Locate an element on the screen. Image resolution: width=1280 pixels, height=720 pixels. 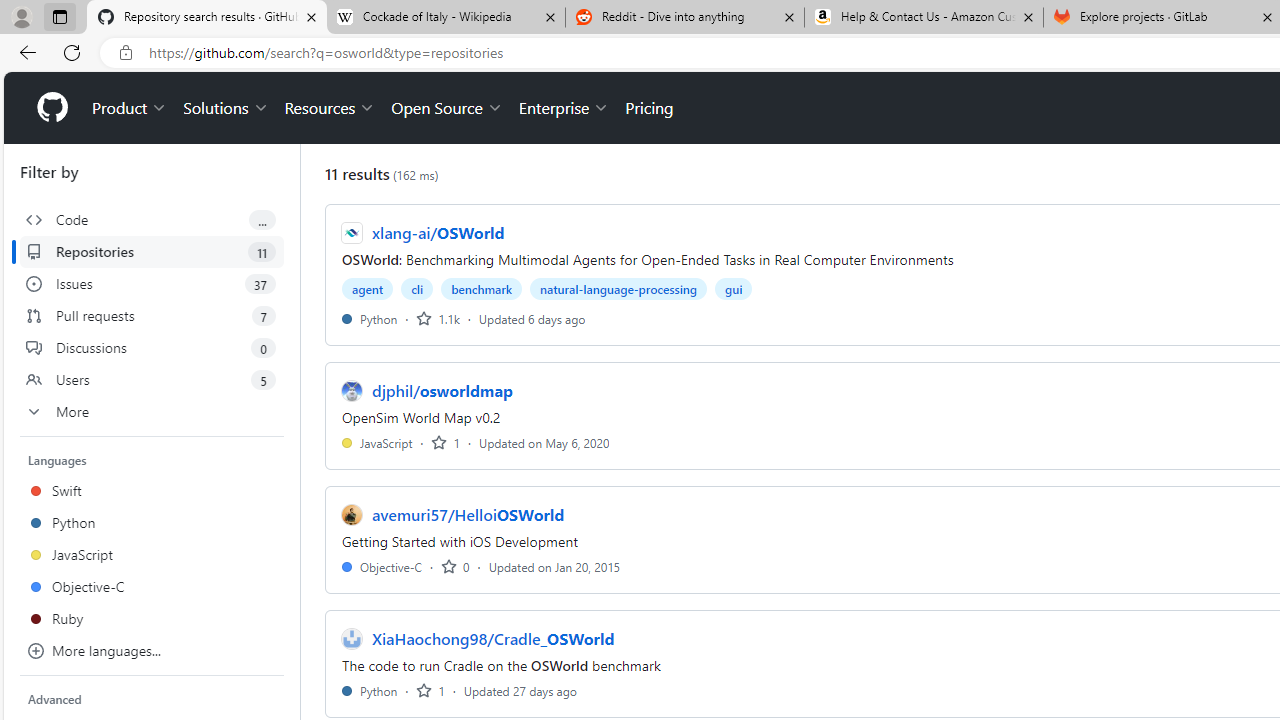
'Cockade of Italy - Wikipedia' is located at coordinates (444, 17).